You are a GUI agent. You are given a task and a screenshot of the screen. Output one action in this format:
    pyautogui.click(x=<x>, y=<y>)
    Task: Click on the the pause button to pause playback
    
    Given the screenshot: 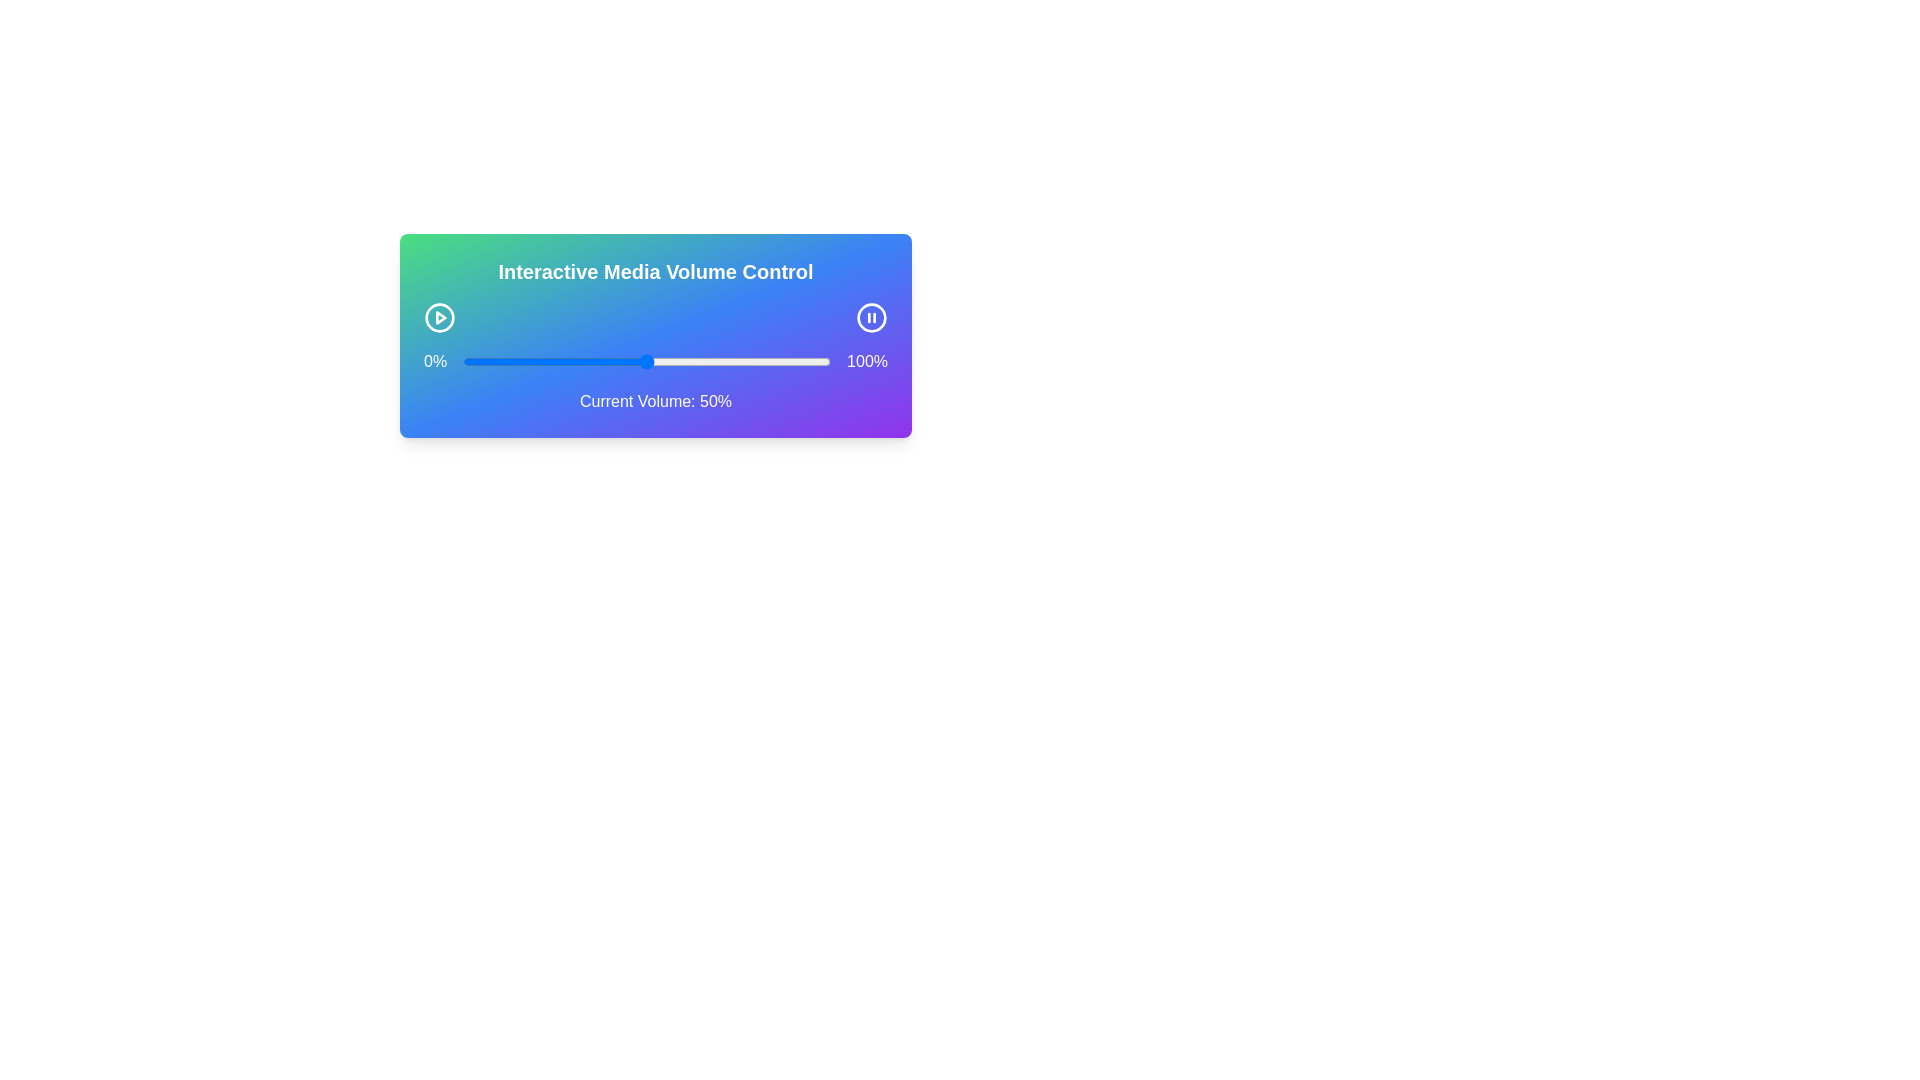 What is the action you would take?
    pyautogui.click(x=872, y=316)
    